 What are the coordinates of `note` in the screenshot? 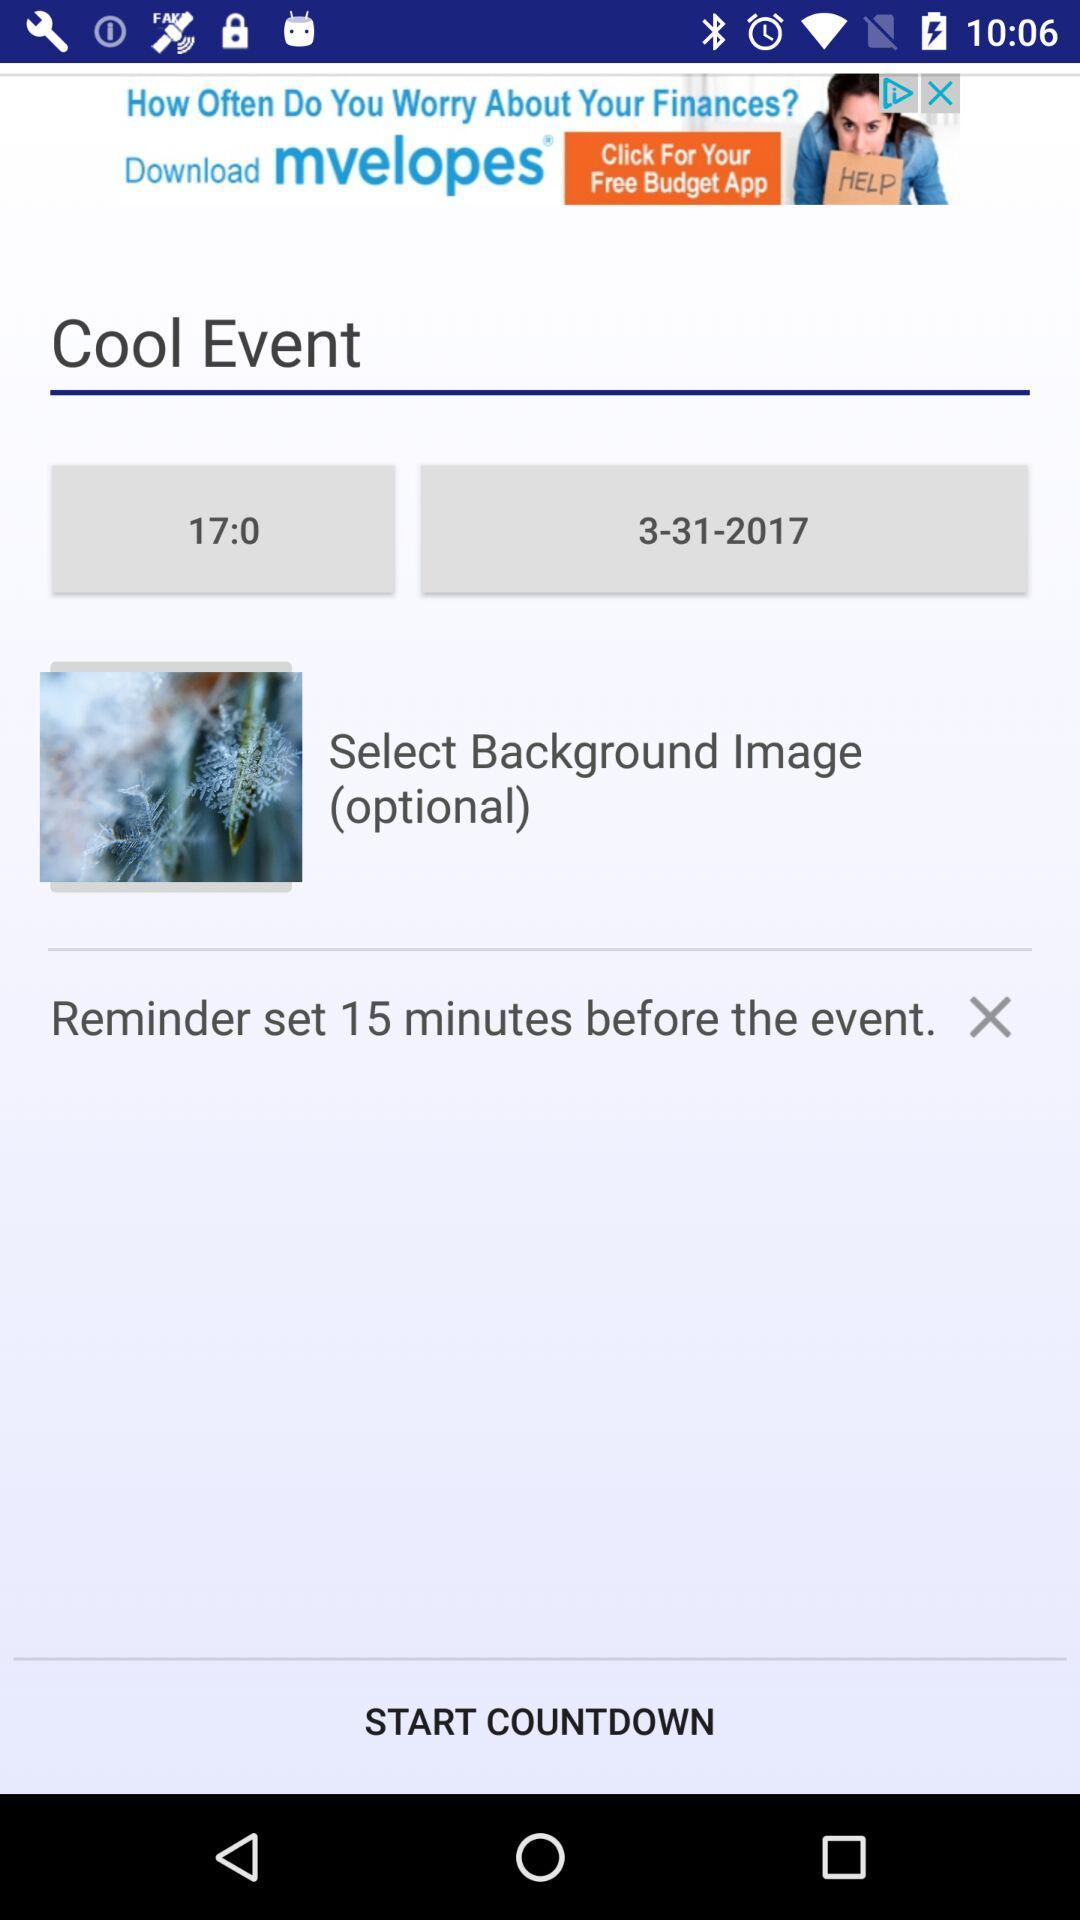 It's located at (990, 1016).